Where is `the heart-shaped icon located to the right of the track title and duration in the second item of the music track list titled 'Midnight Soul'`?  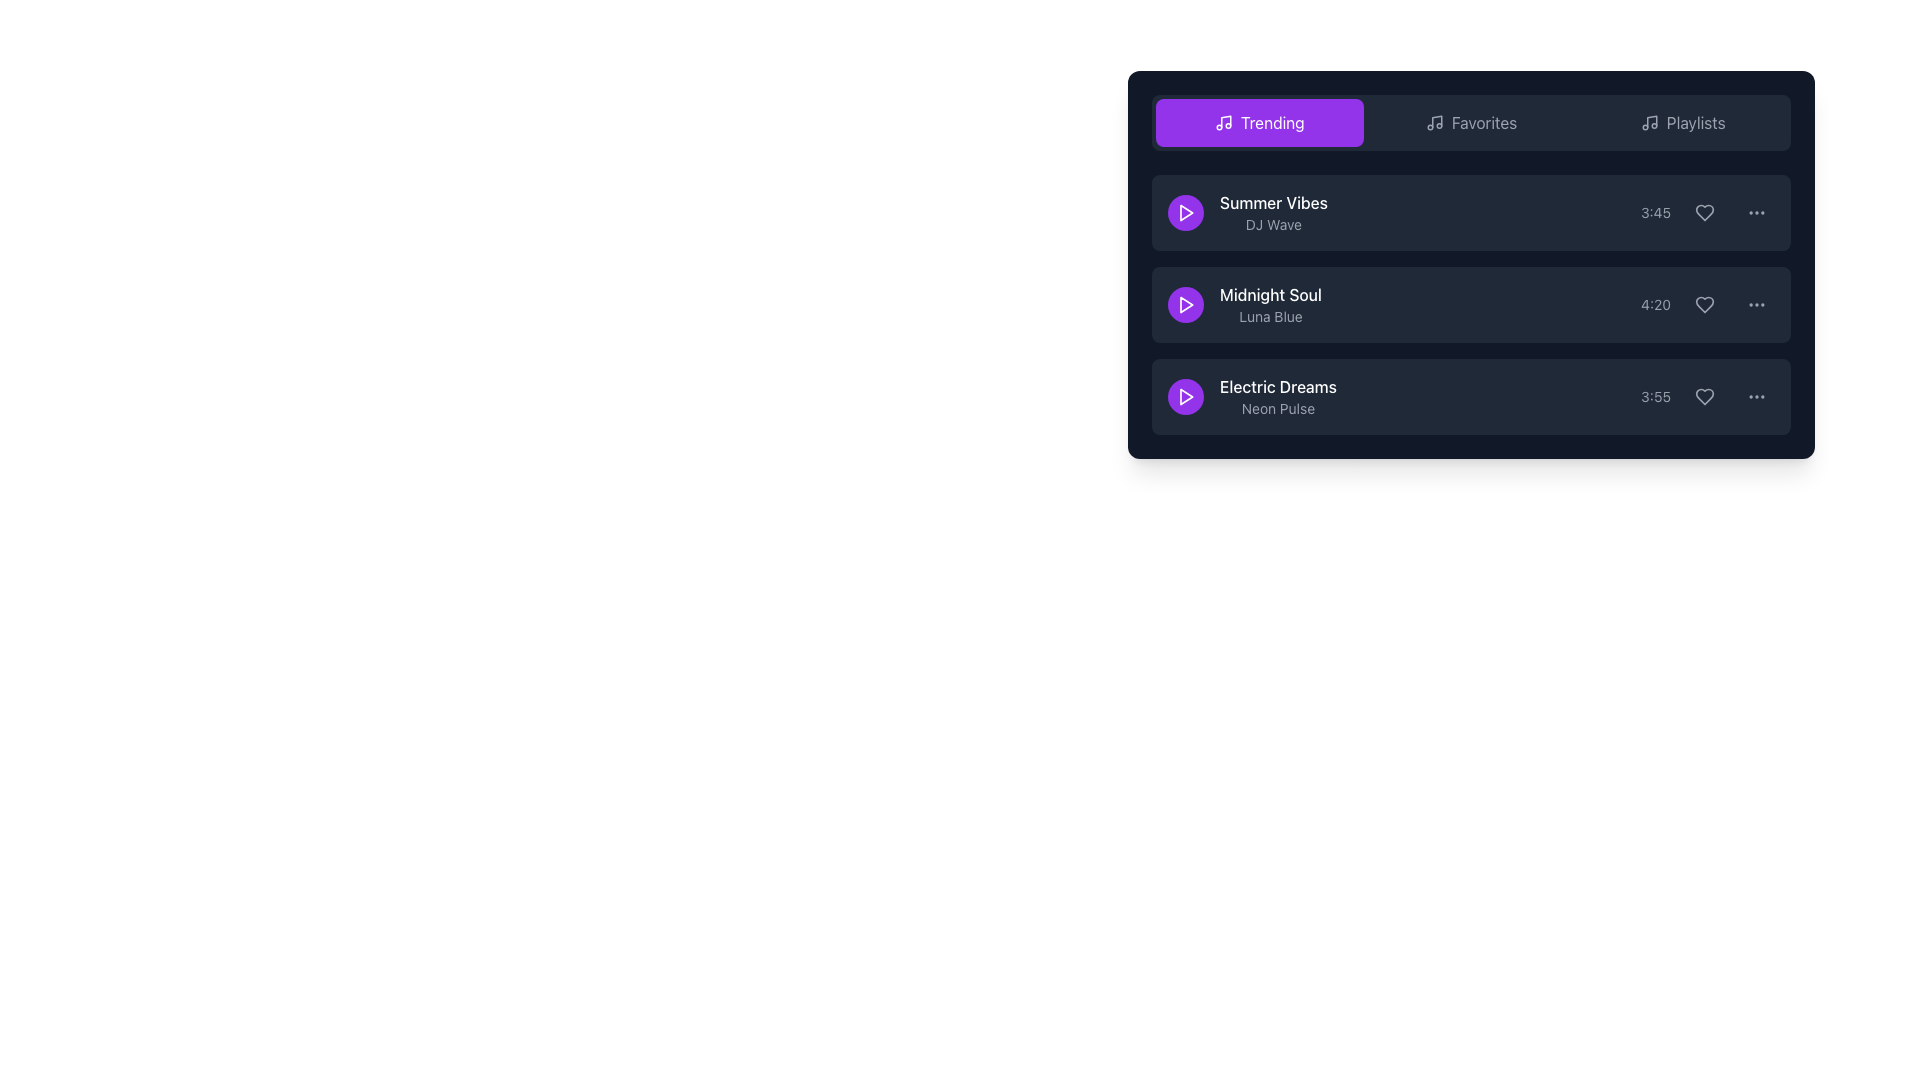 the heart-shaped icon located to the right of the track title and duration in the second item of the music track list titled 'Midnight Soul' is located at coordinates (1703, 304).